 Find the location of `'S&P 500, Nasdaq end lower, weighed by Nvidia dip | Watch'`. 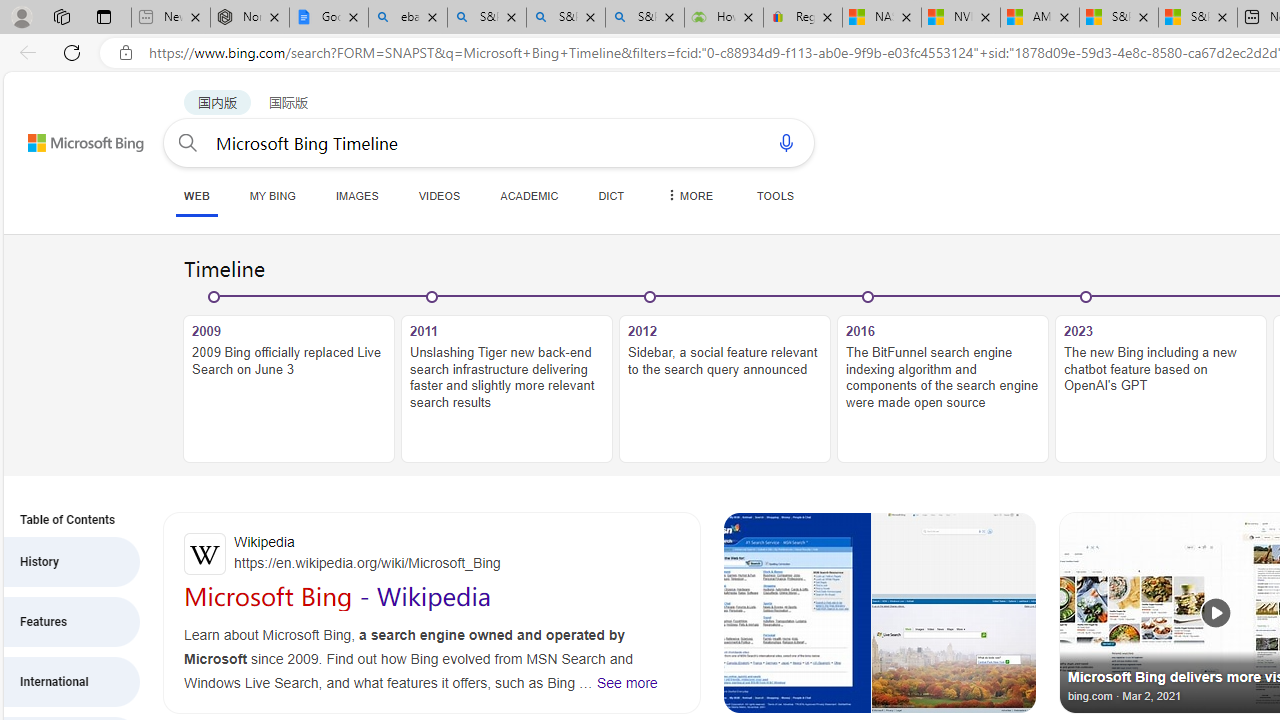

'S&P 500, Nasdaq end lower, weighed by Nvidia dip | Watch' is located at coordinates (1197, 17).